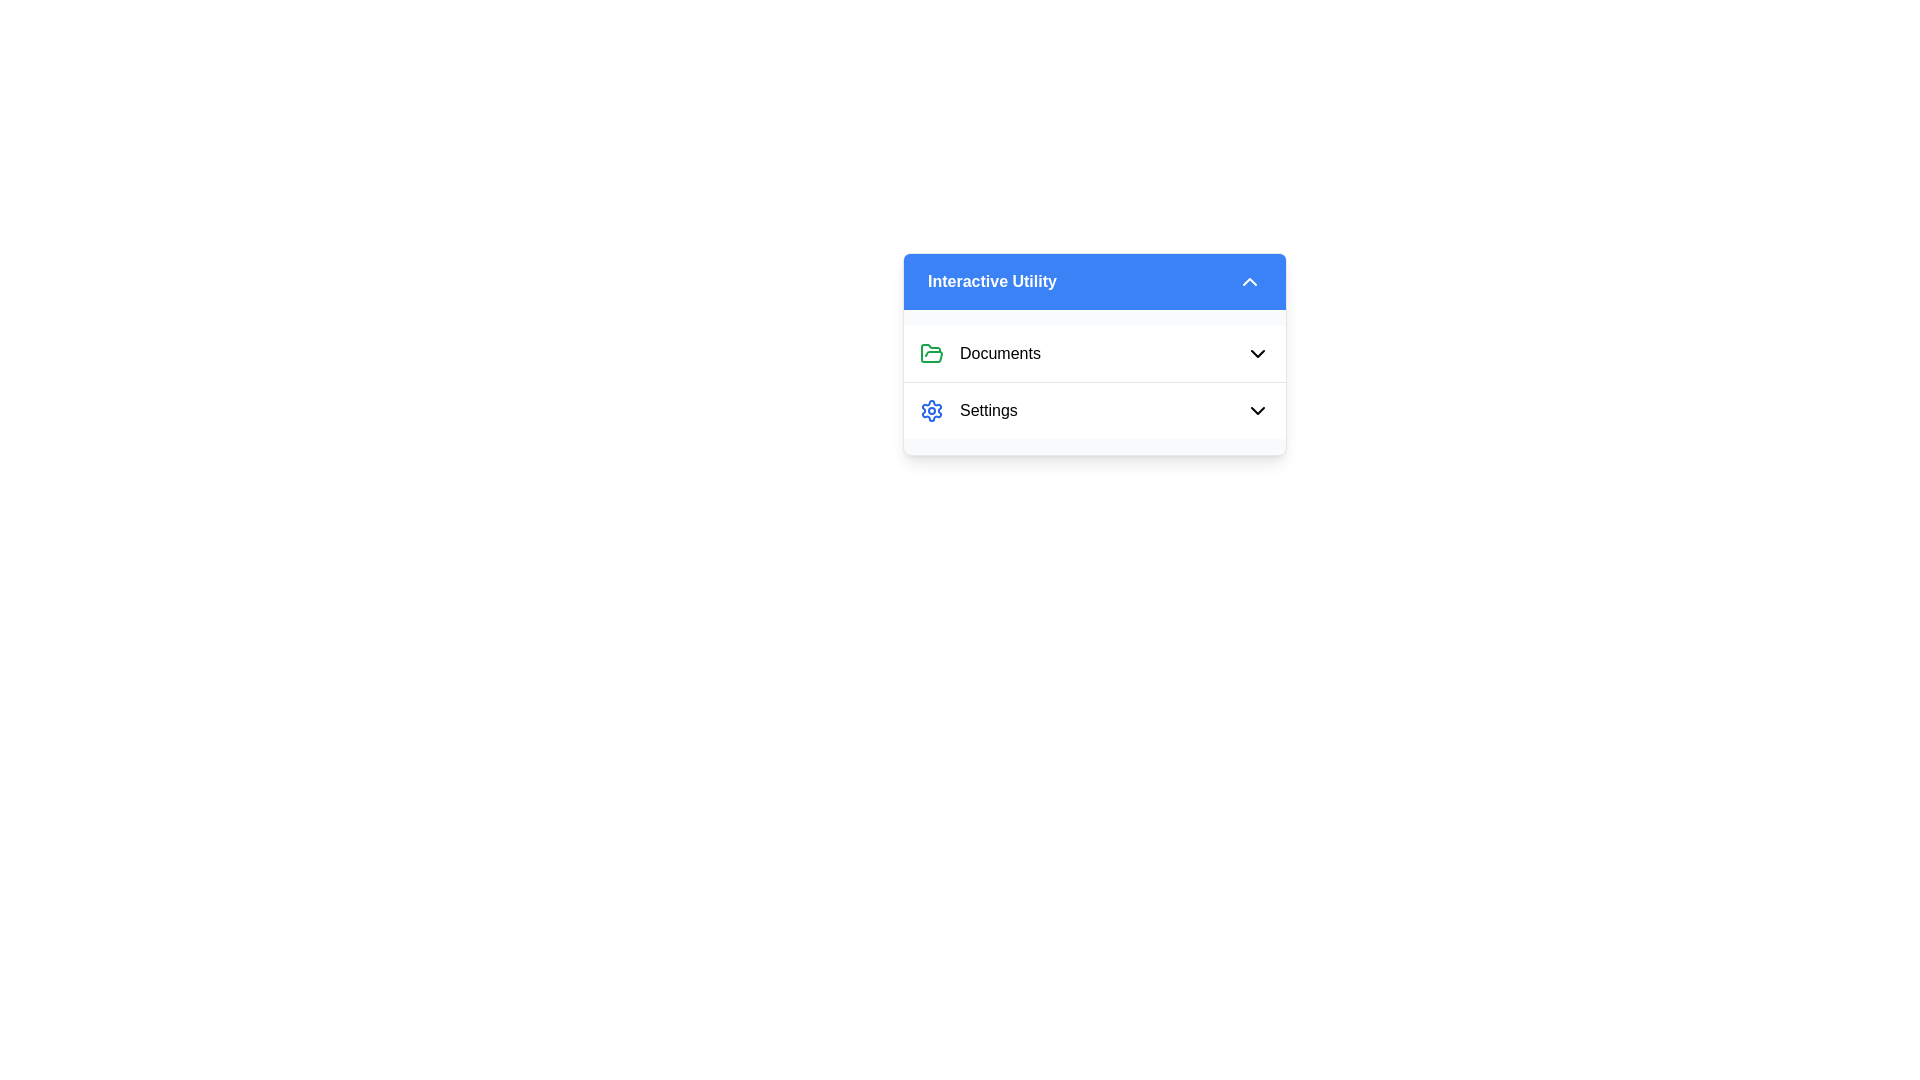  I want to click on the settings button located below the 'Documents' item in the 'Interactive Utility' dropdown panel, so click(968, 410).